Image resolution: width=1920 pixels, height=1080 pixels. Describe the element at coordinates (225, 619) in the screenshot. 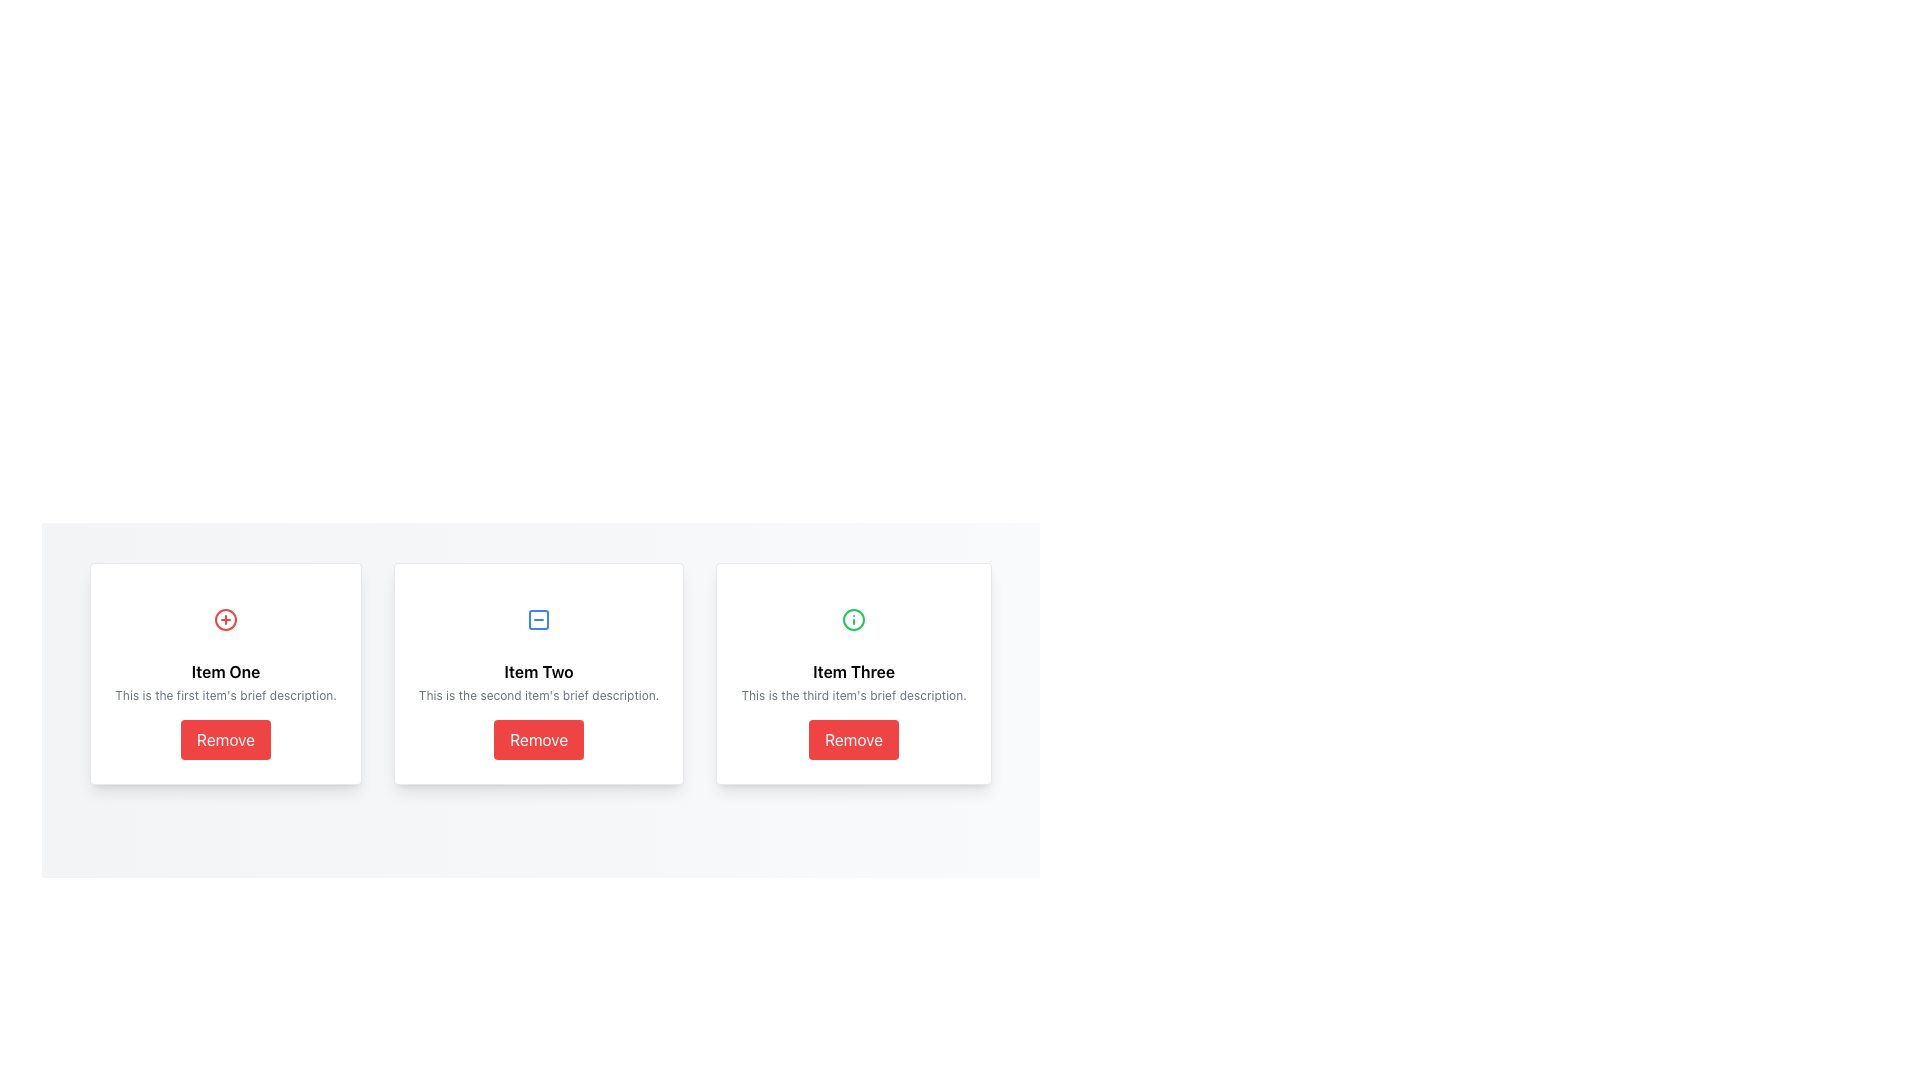

I see `the circular graphical element located at the top of the 'Item One' card, above the text 'Item One' and the 'Remove' button` at that location.